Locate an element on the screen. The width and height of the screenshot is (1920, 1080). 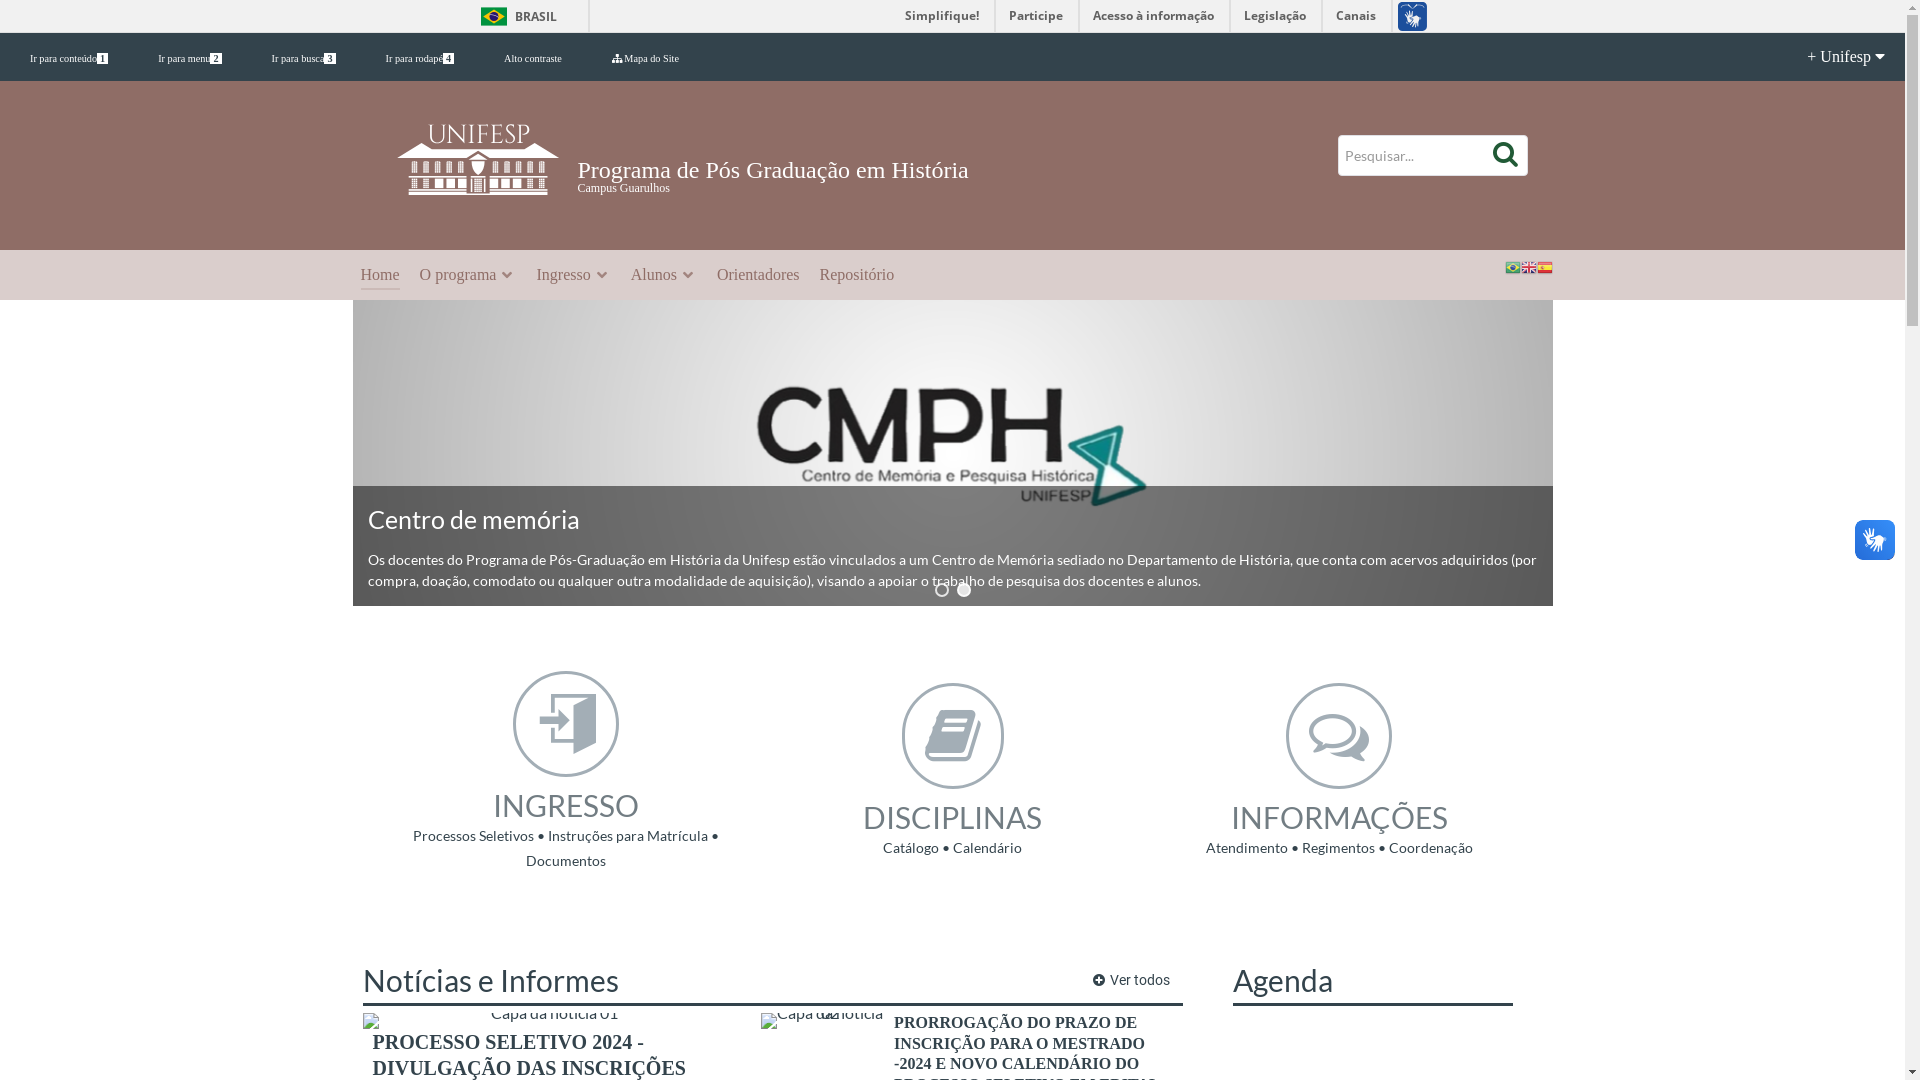
'Orientadores' is located at coordinates (757, 276).